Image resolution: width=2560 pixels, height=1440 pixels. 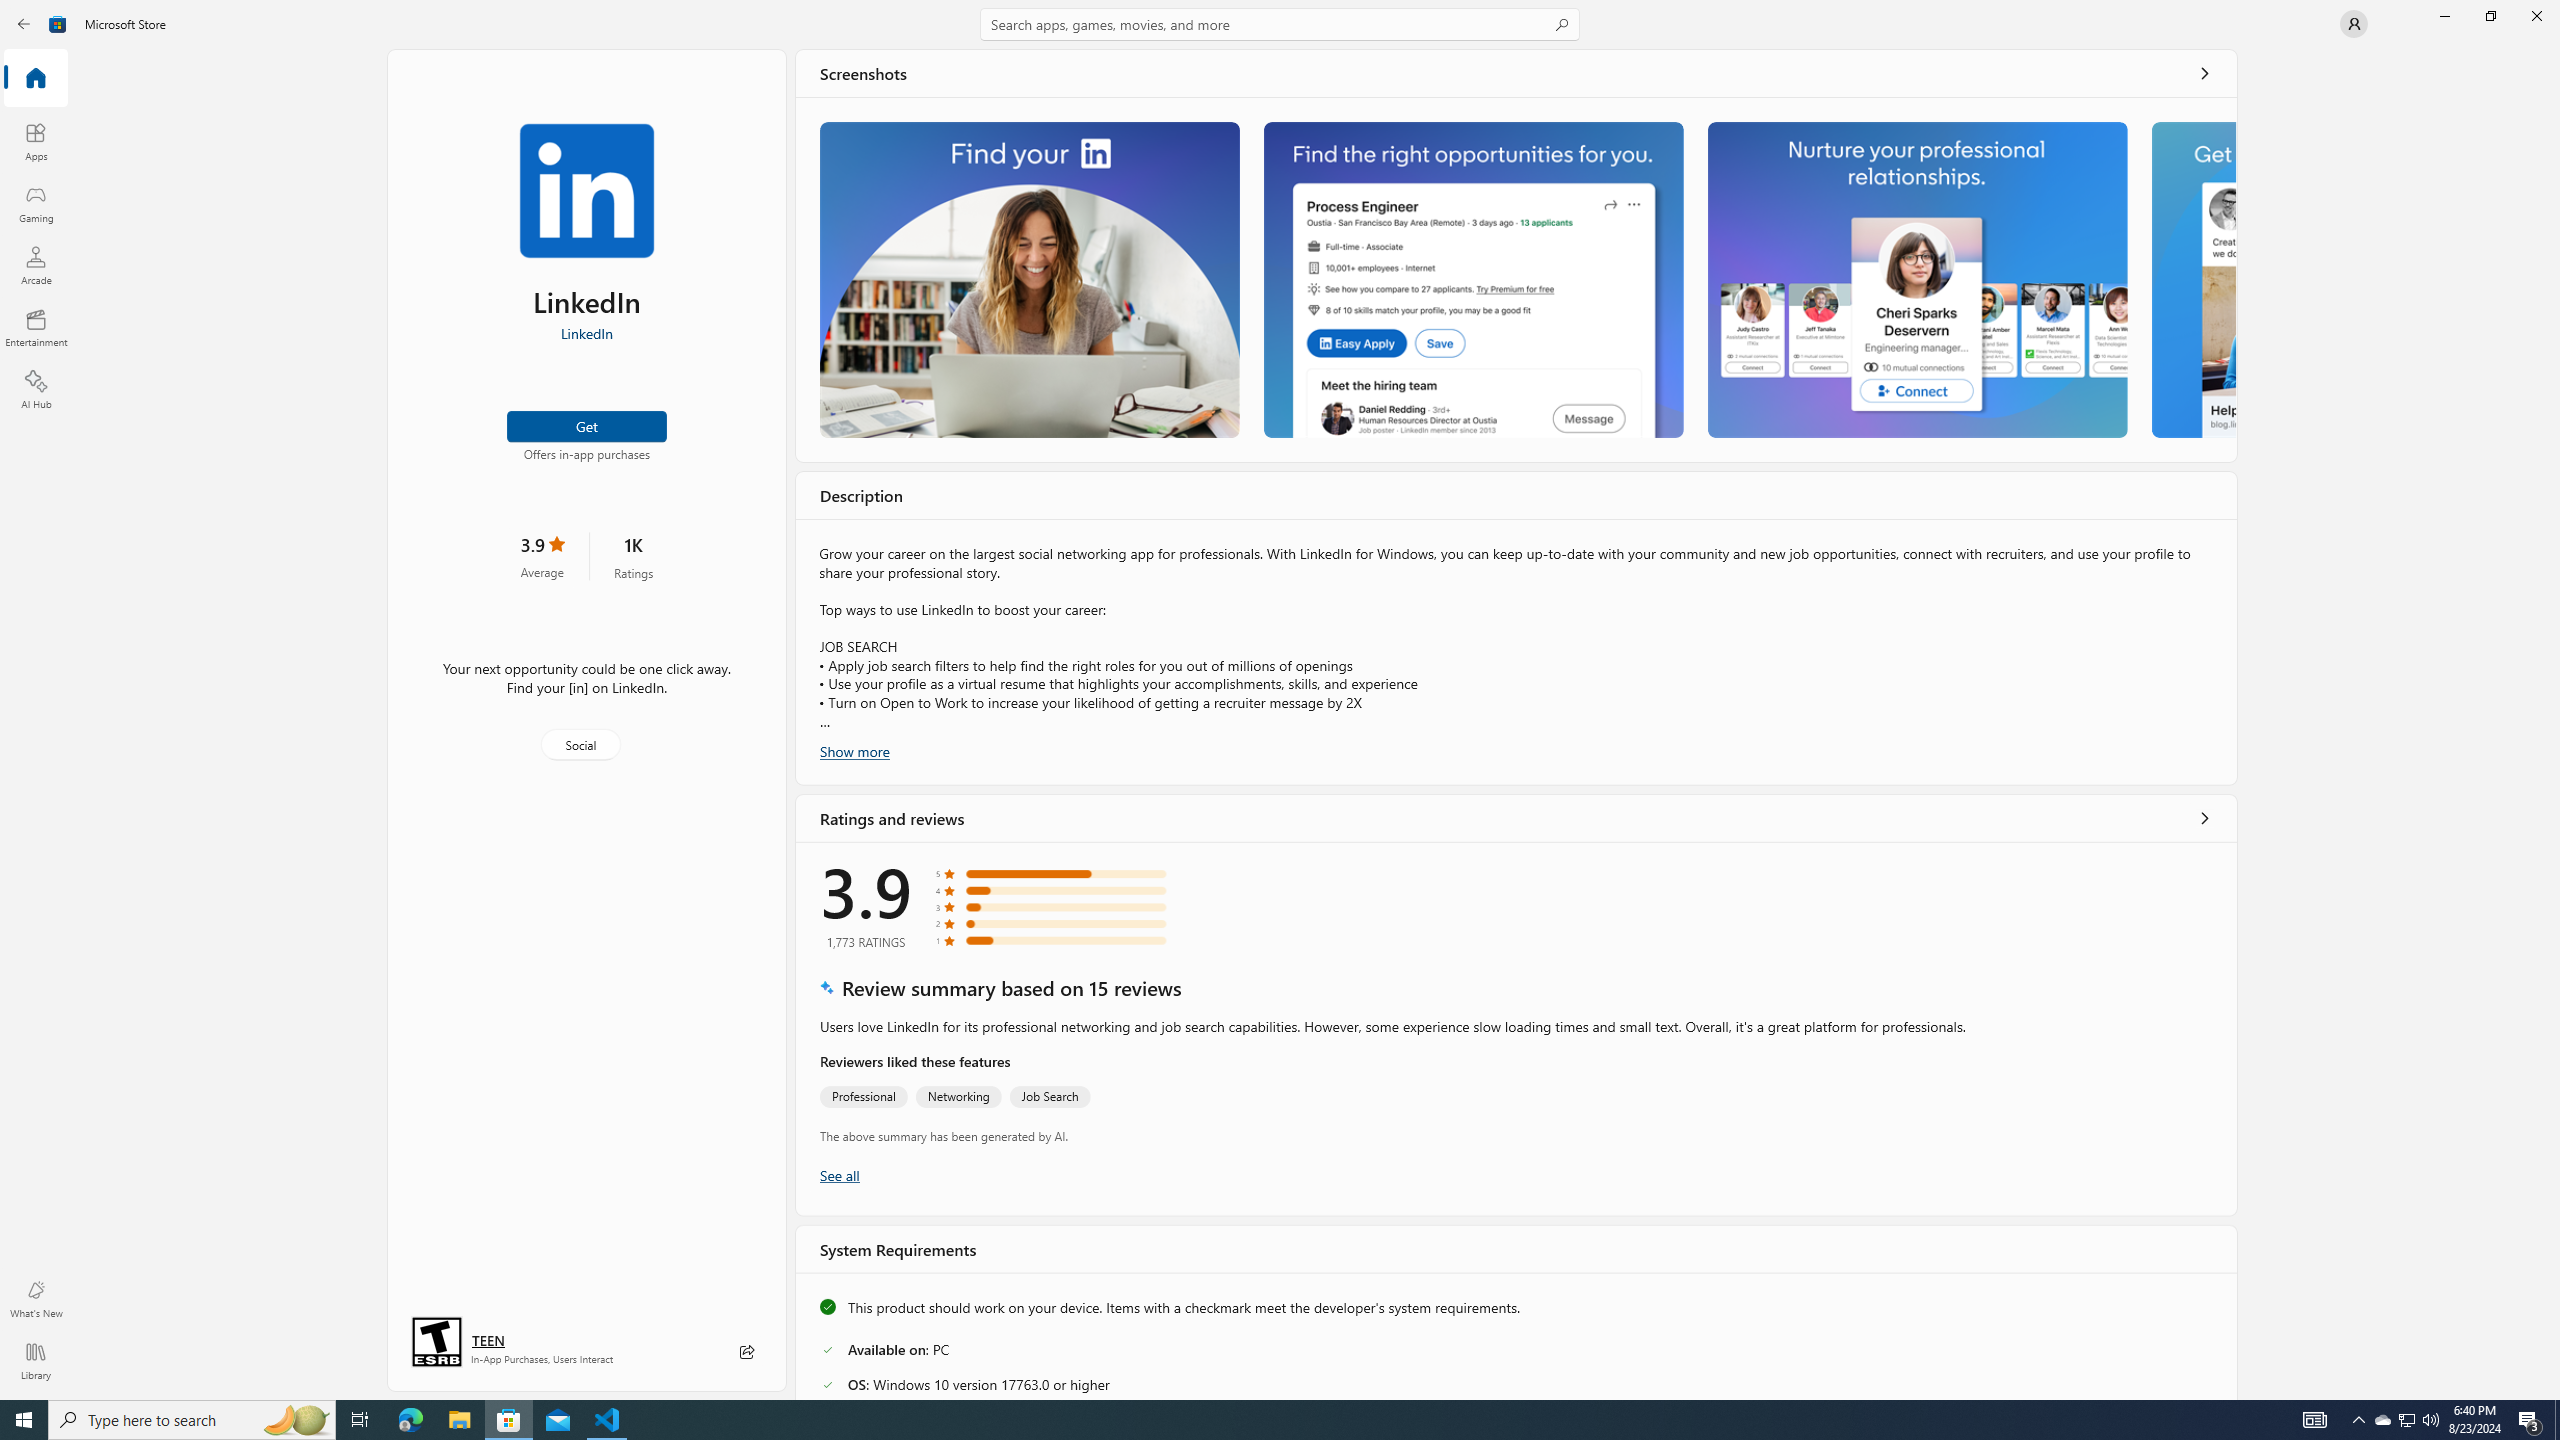 I want to click on 'Age rating: TEEN. Click for more information.', so click(x=486, y=1340).